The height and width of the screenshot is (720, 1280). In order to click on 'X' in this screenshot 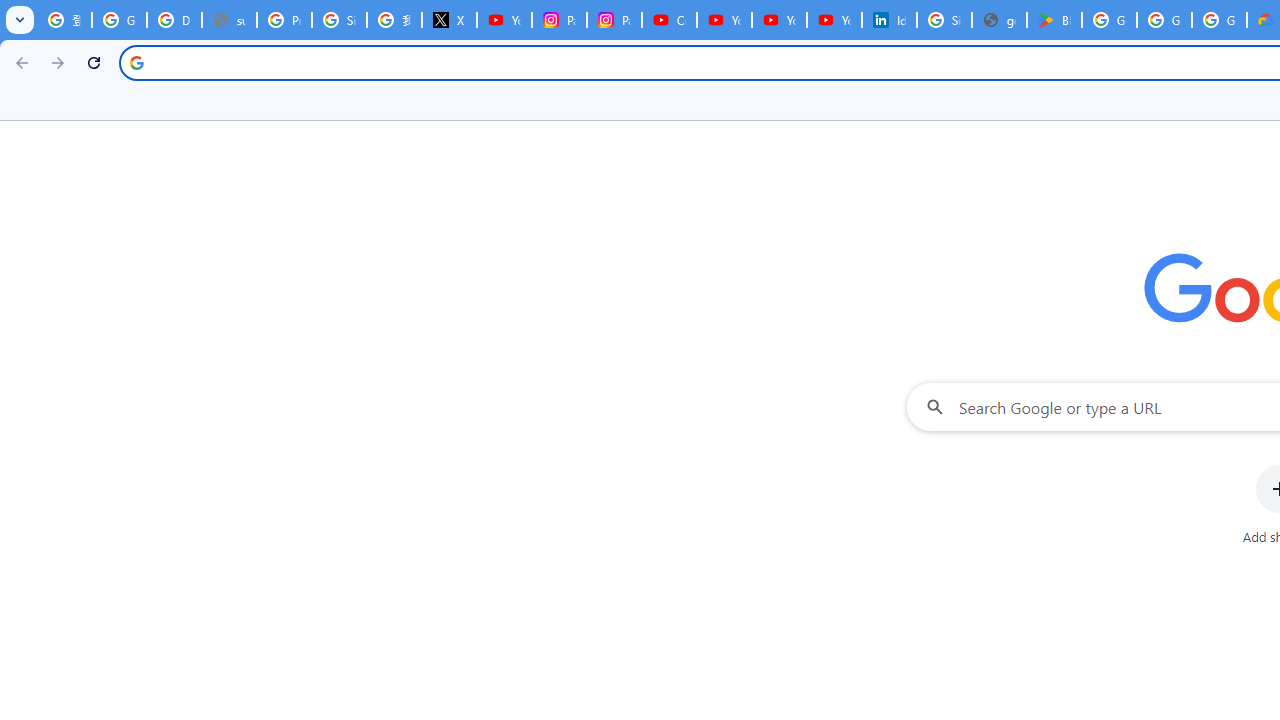, I will do `click(448, 20)`.